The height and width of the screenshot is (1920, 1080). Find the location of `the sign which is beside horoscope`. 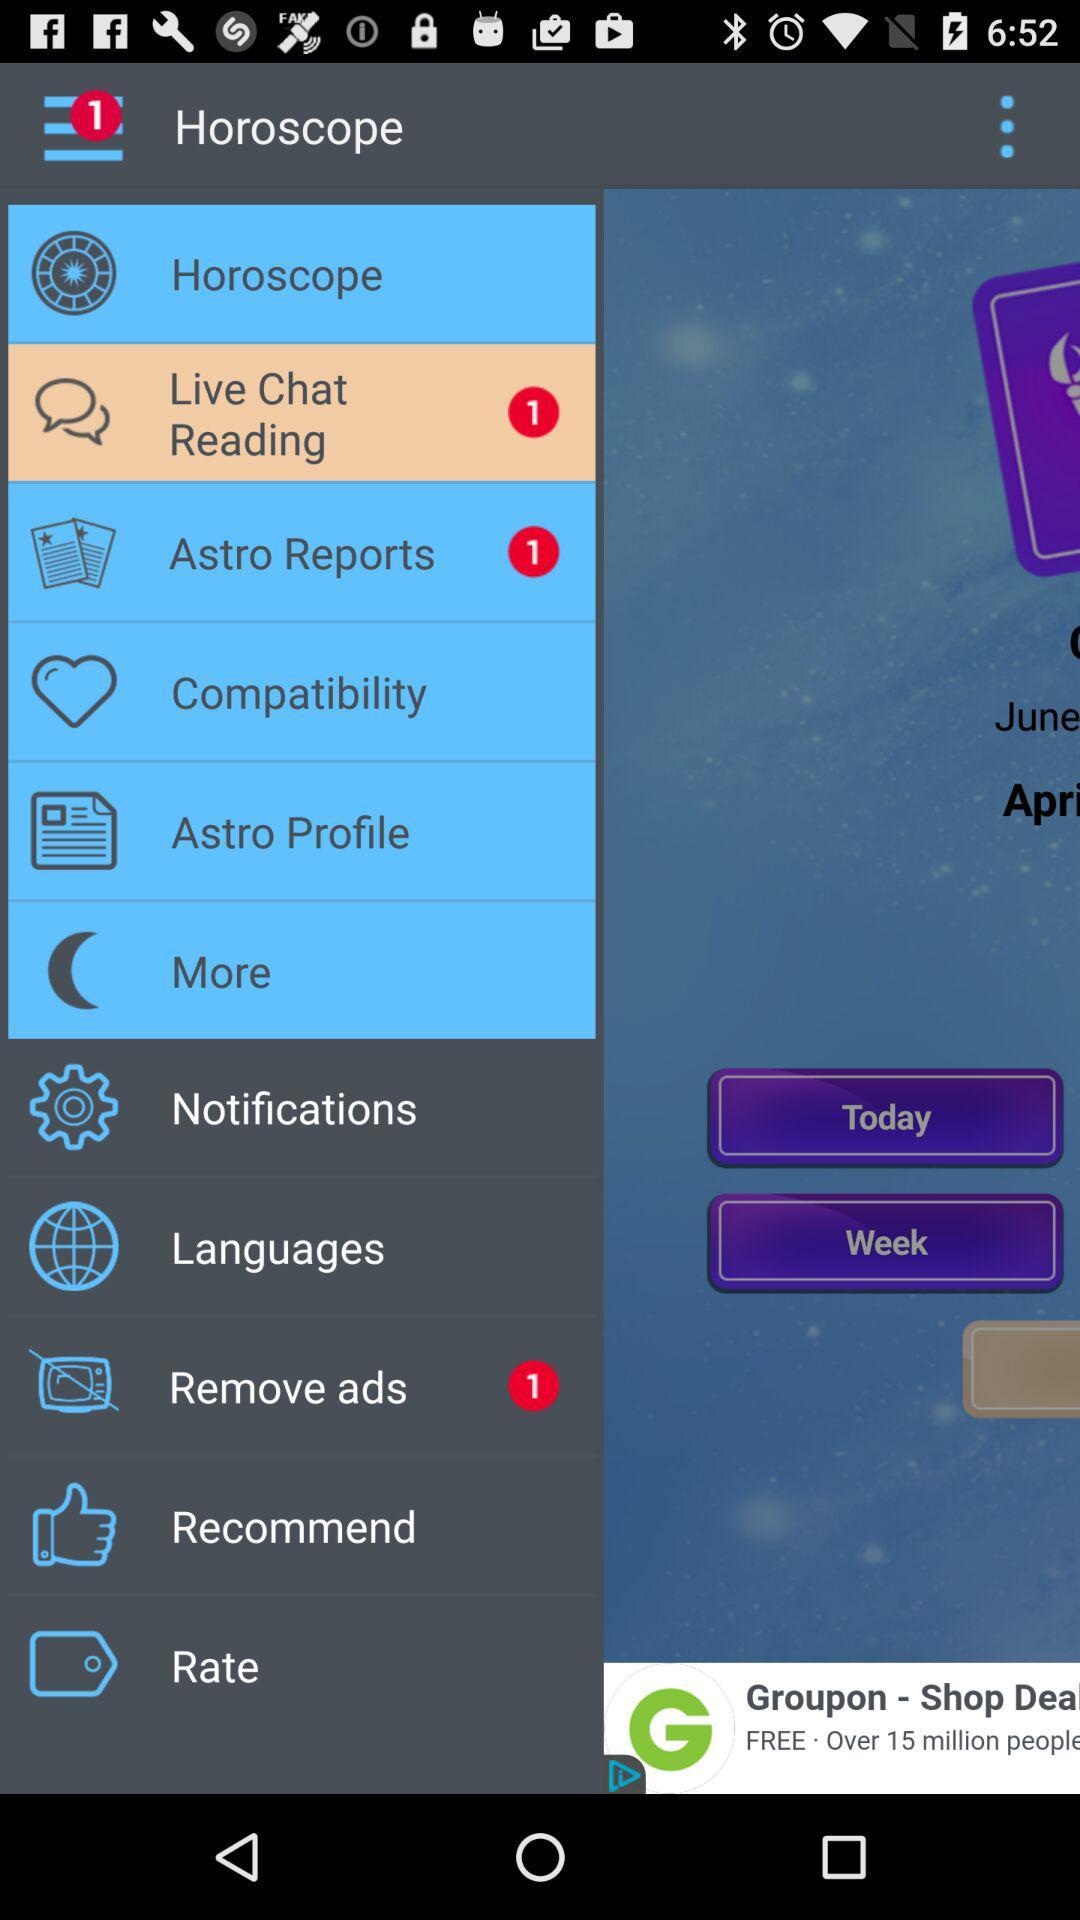

the sign which is beside horoscope is located at coordinates (72, 272).